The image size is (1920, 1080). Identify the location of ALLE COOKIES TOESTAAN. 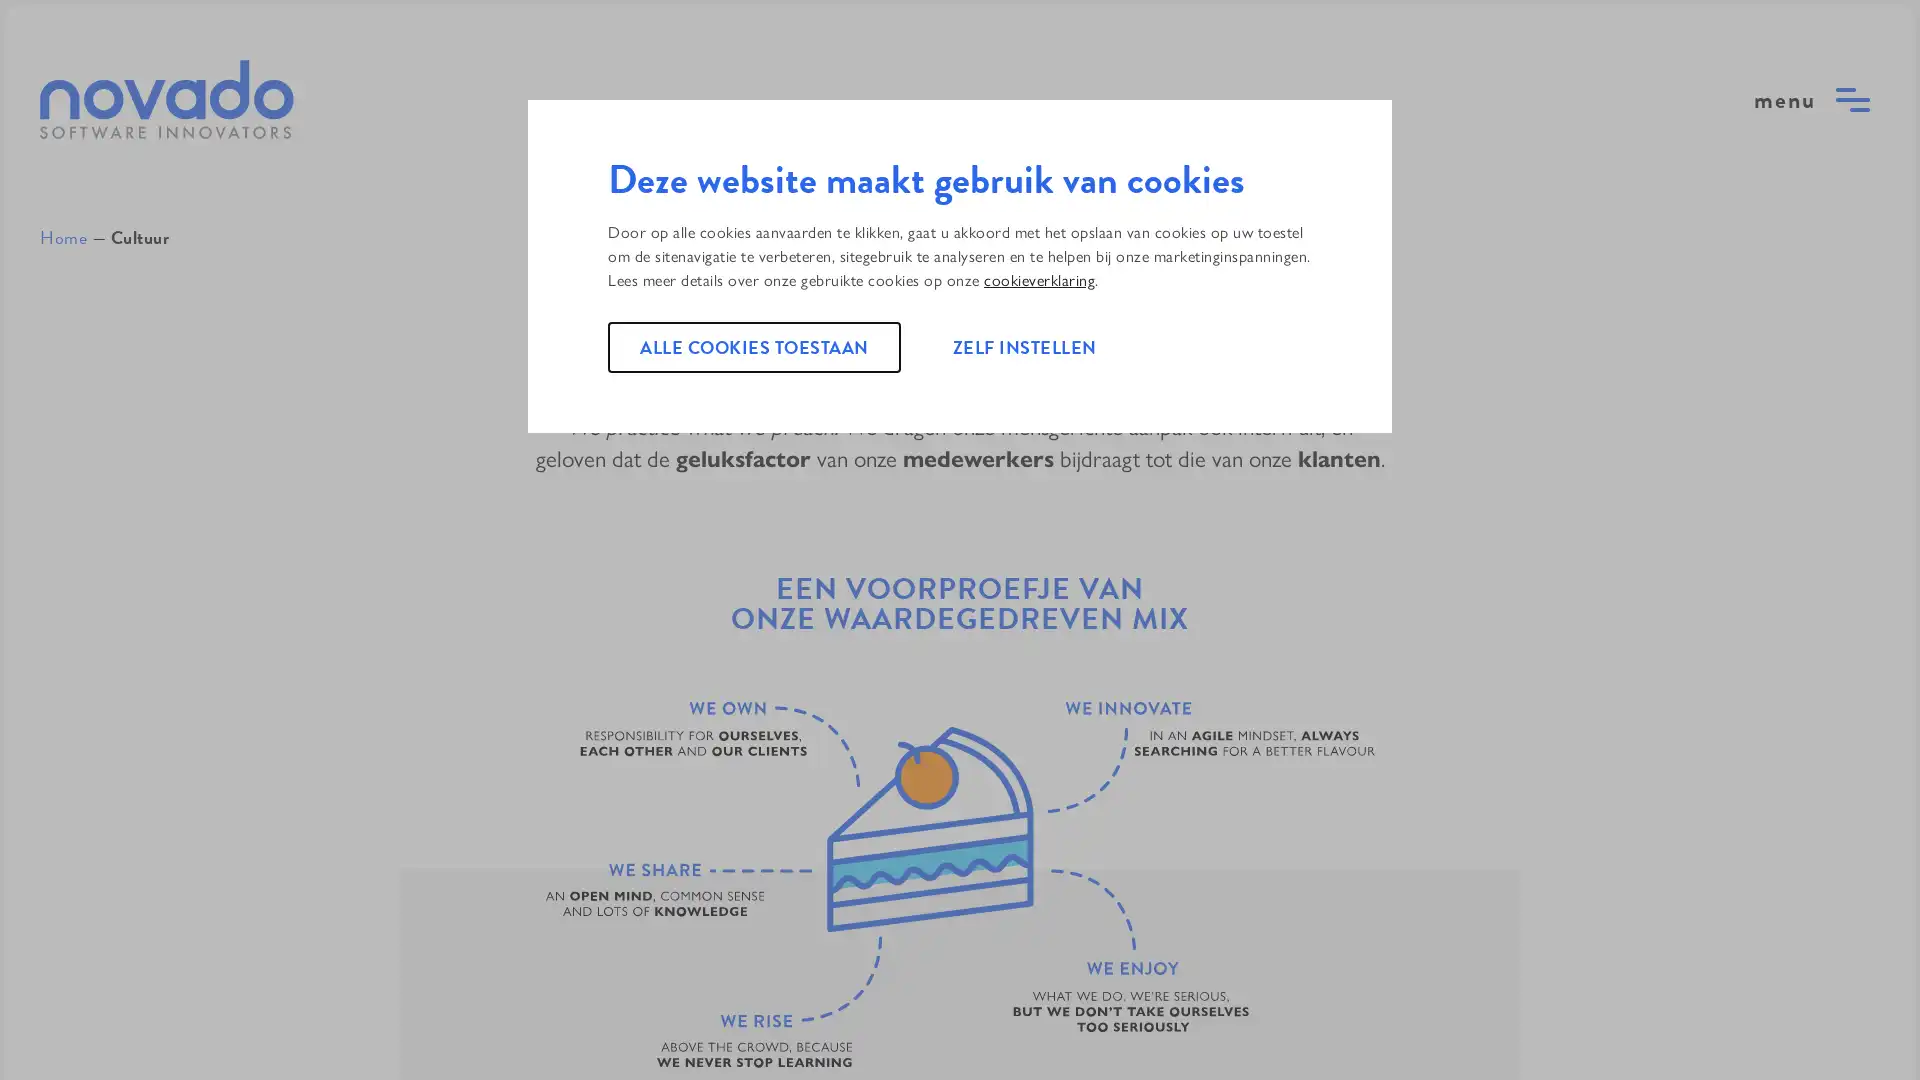
(752, 346).